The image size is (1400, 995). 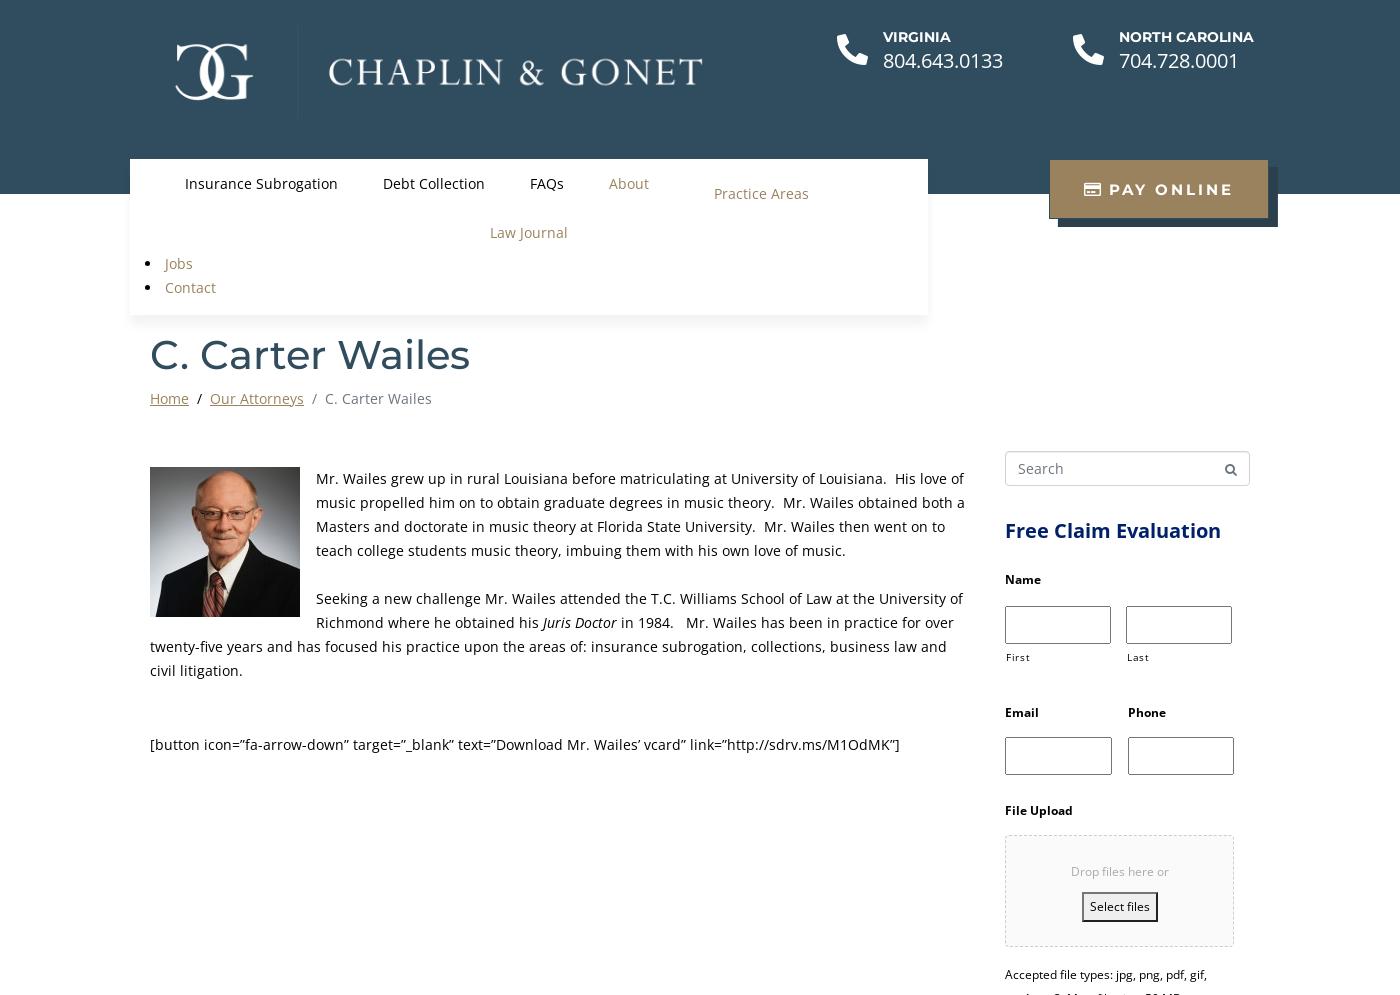 I want to click on 'Juris Doctor', so click(x=580, y=622).